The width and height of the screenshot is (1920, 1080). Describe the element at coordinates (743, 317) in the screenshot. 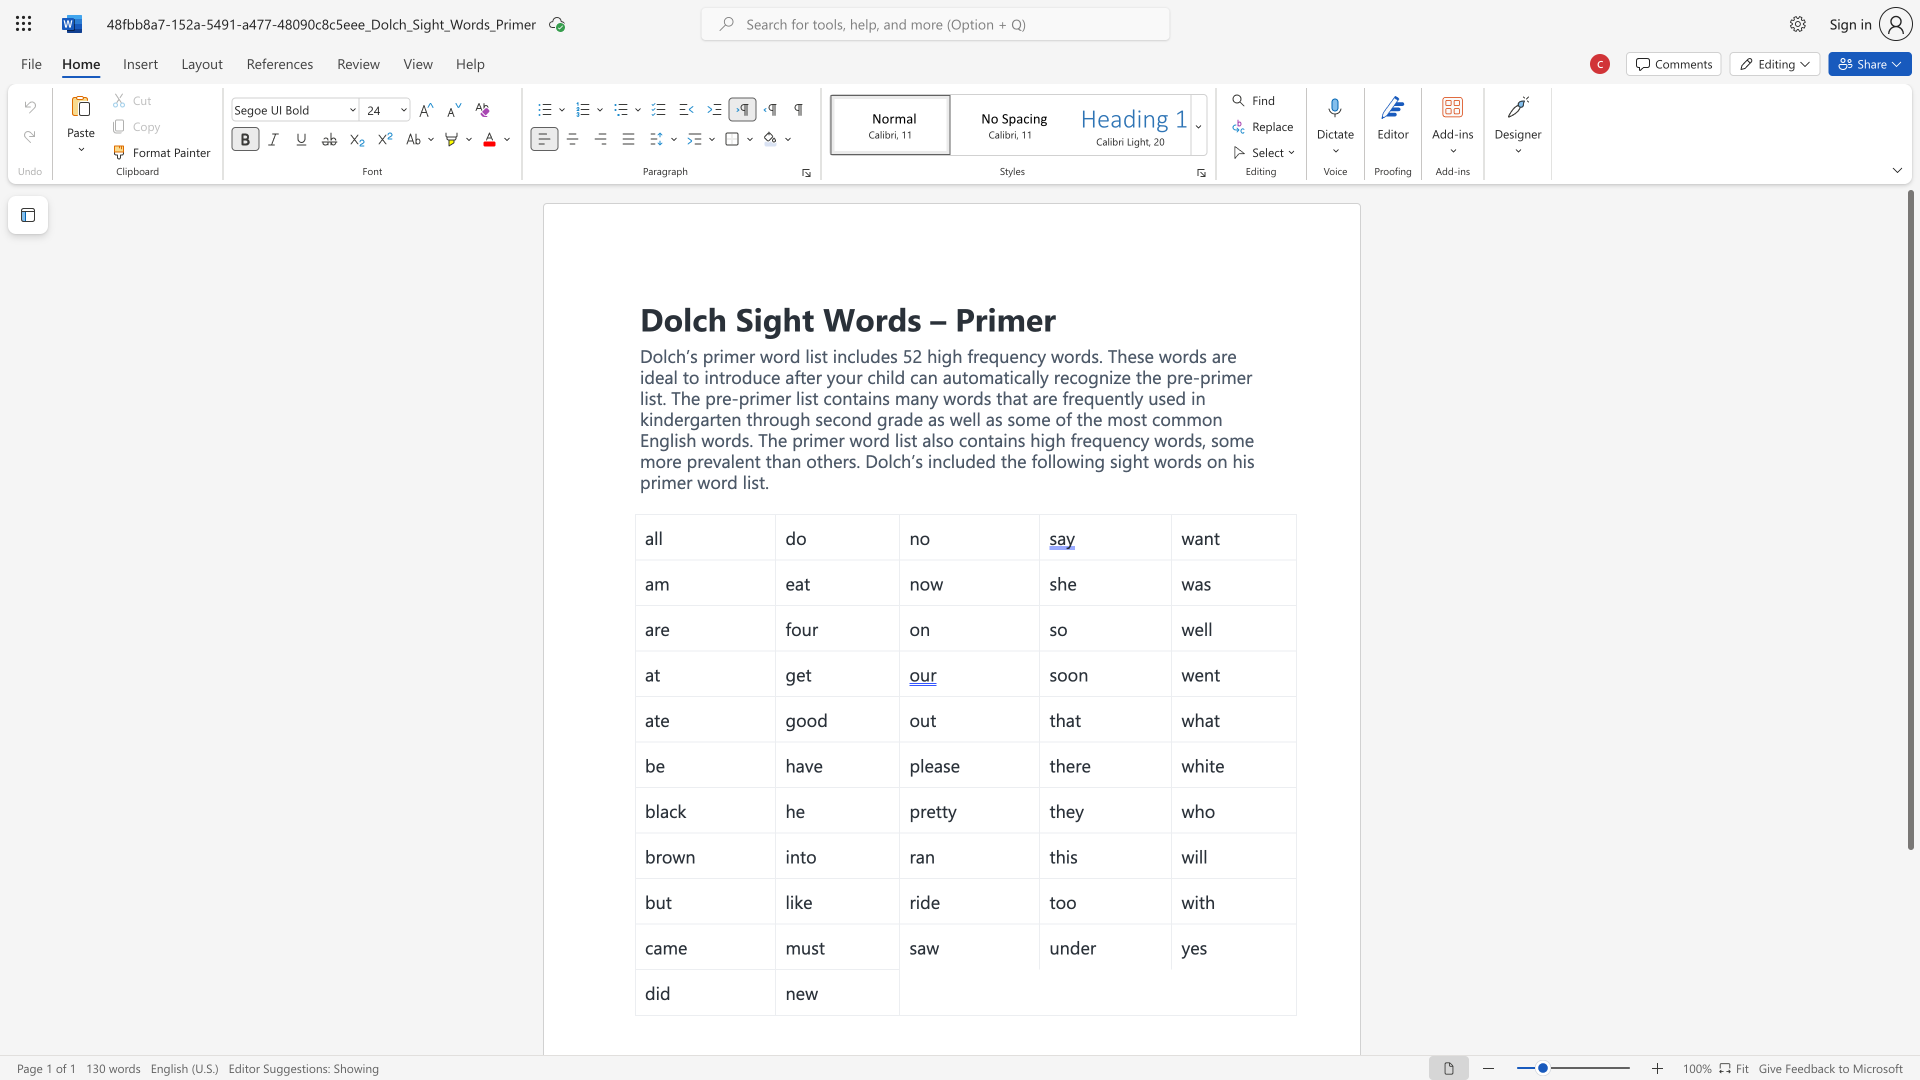

I see `the 1th character "S" in the text` at that location.